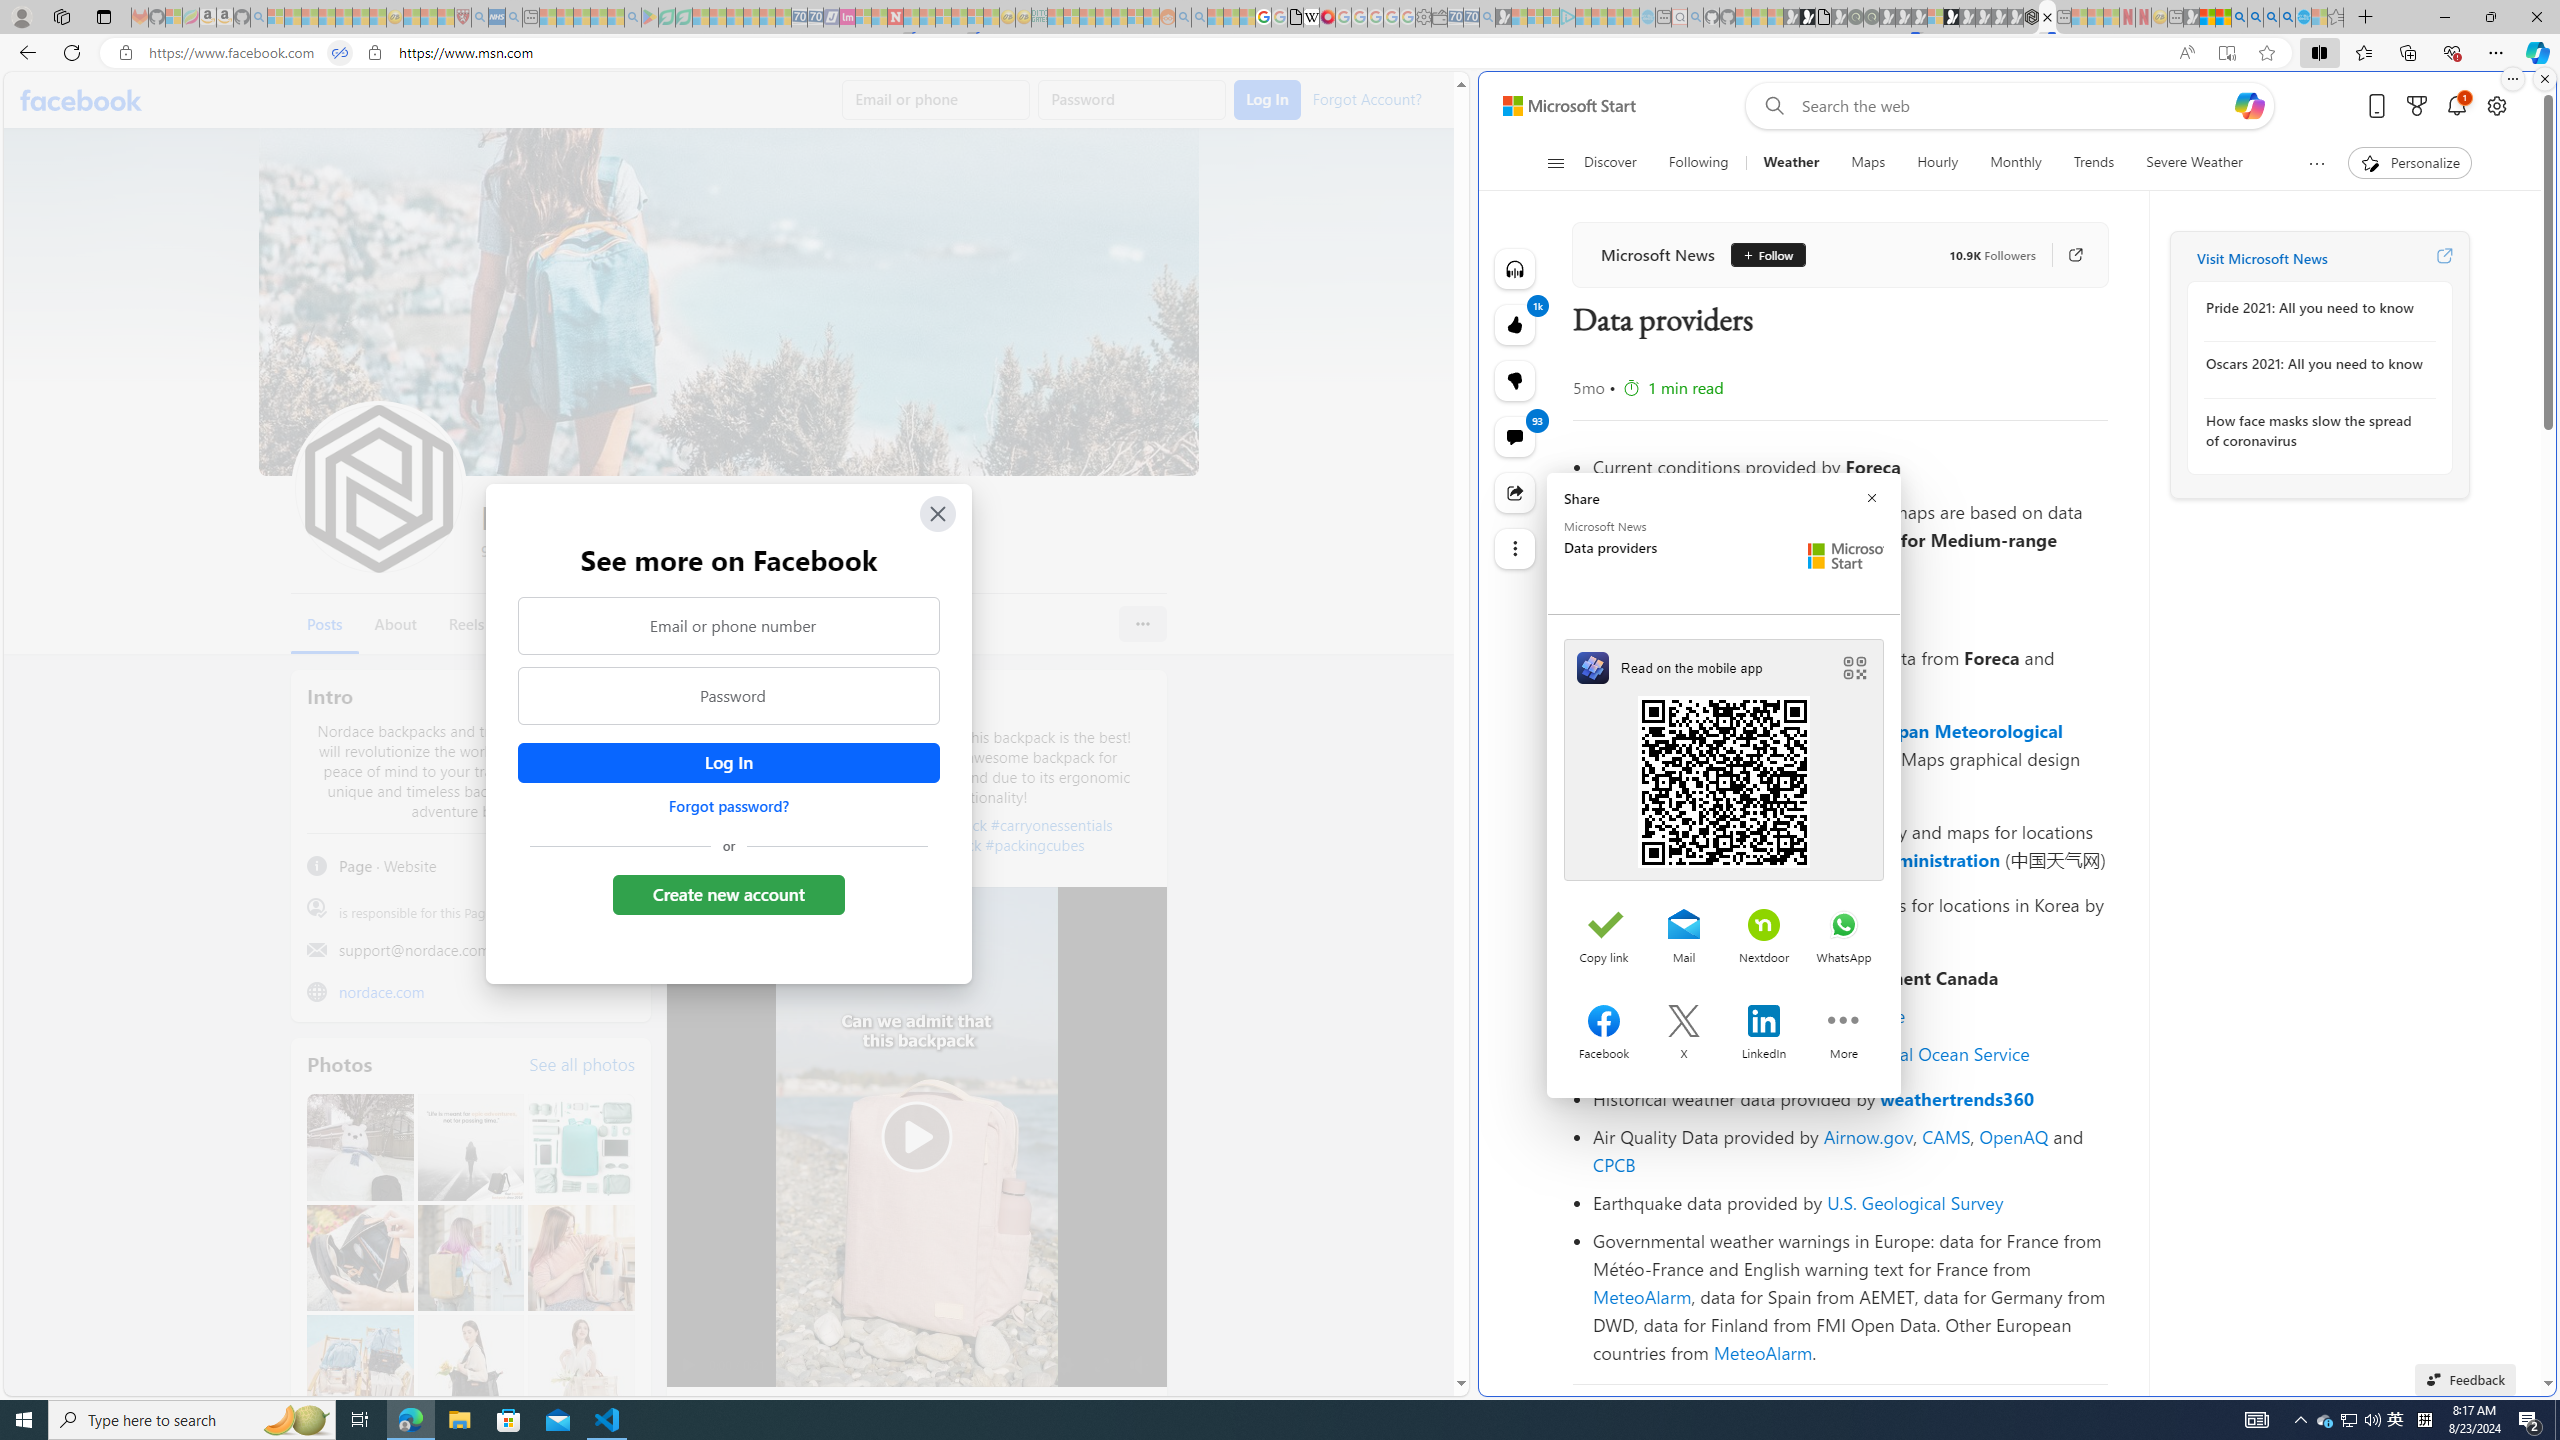  What do you see at coordinates (1867, 162) in the screenshot?
I see `'Maps'` at bounding box center [1867, 162].